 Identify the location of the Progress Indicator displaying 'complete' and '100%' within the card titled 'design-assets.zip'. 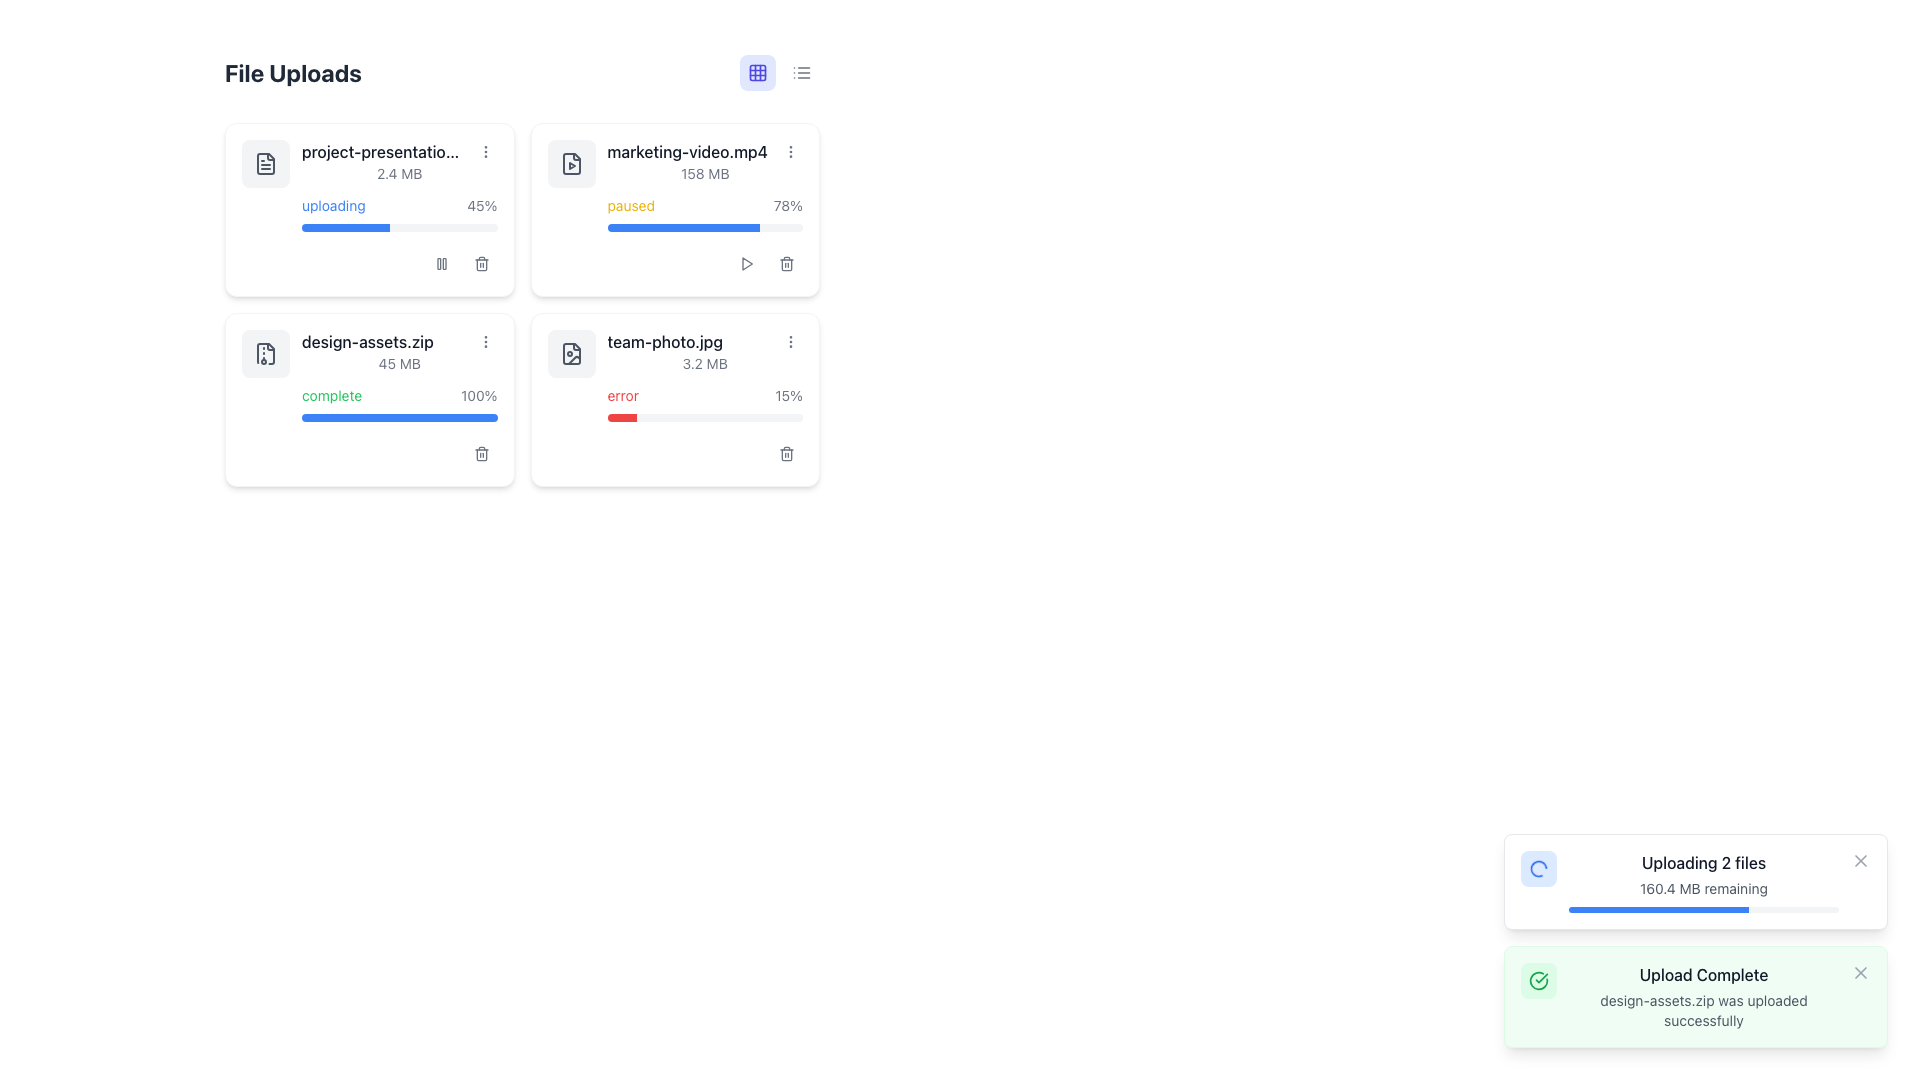
(399, 404).